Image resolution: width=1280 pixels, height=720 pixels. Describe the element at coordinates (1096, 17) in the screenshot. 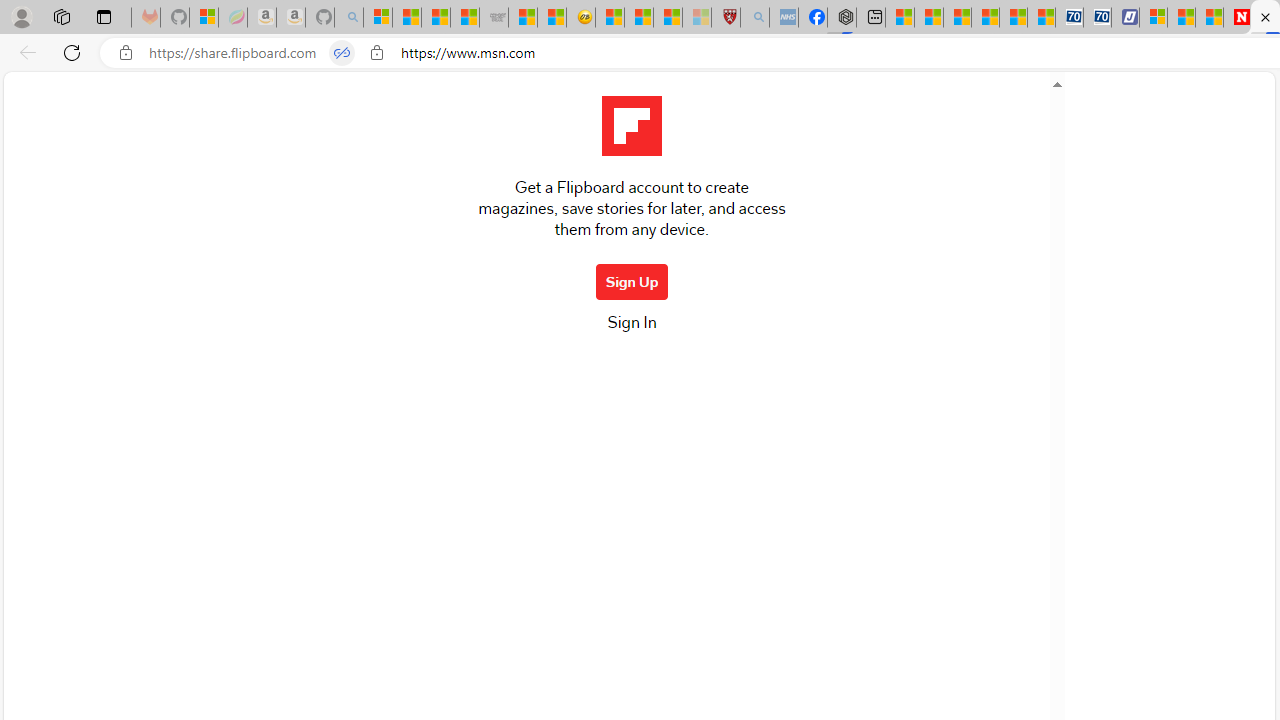

I see `'Cheap Hotels - Save70.com'` at that location.